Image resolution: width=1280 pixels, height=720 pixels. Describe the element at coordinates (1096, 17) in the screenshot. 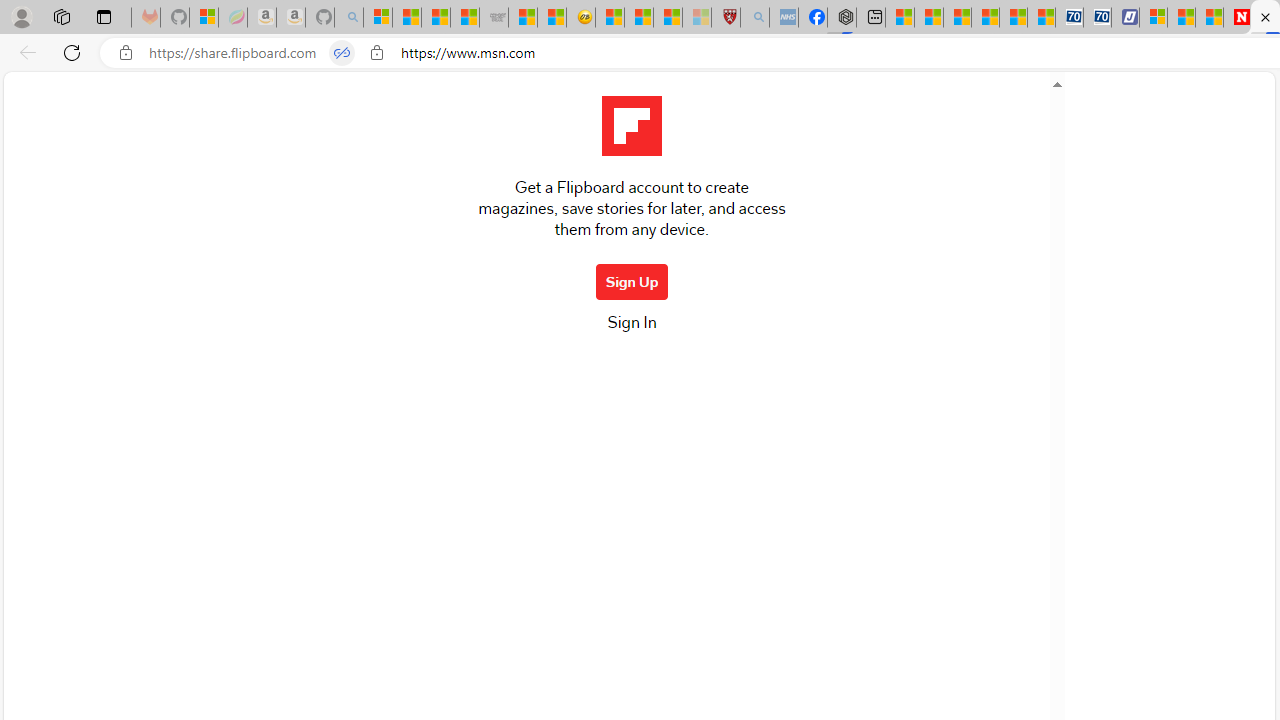

I see `'Cheap Hotels - Save70.com'` at that location.